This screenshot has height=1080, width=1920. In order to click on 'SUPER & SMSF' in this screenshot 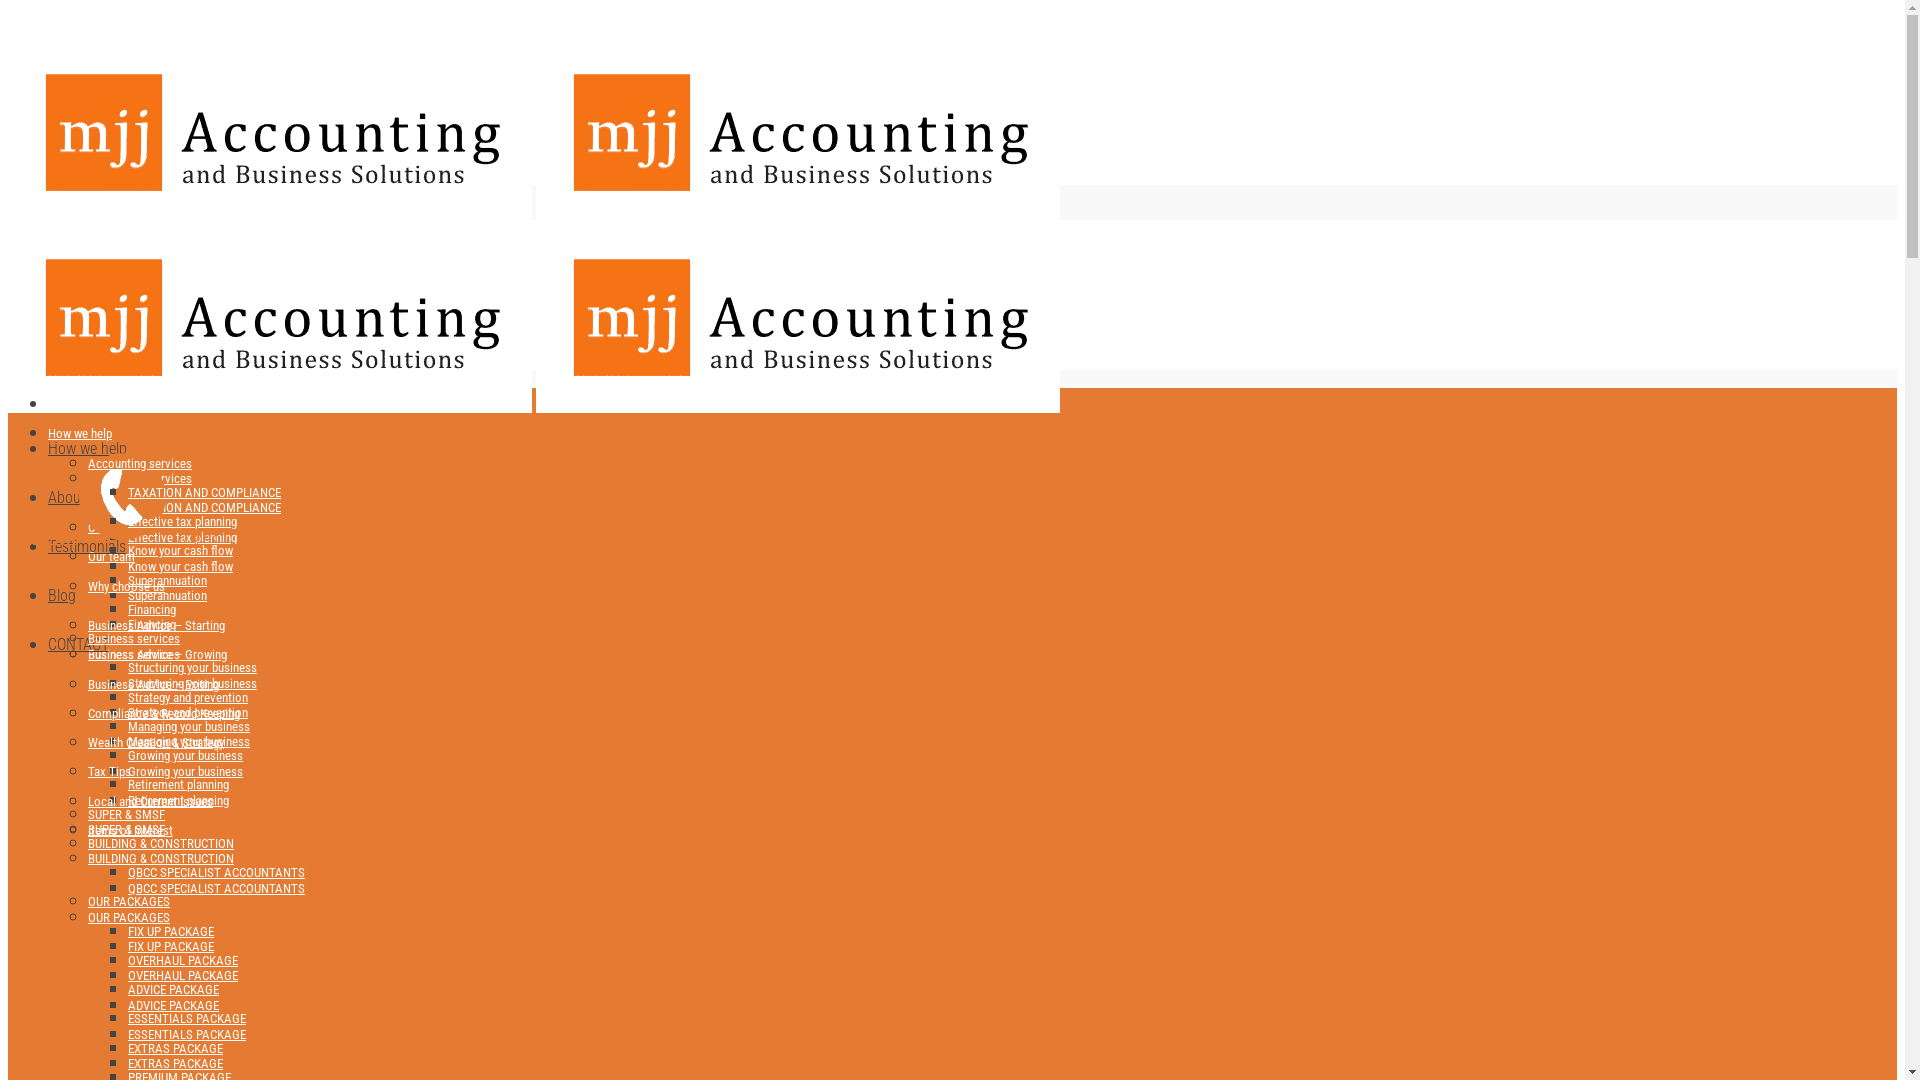, I will do `click(125, 829)`.